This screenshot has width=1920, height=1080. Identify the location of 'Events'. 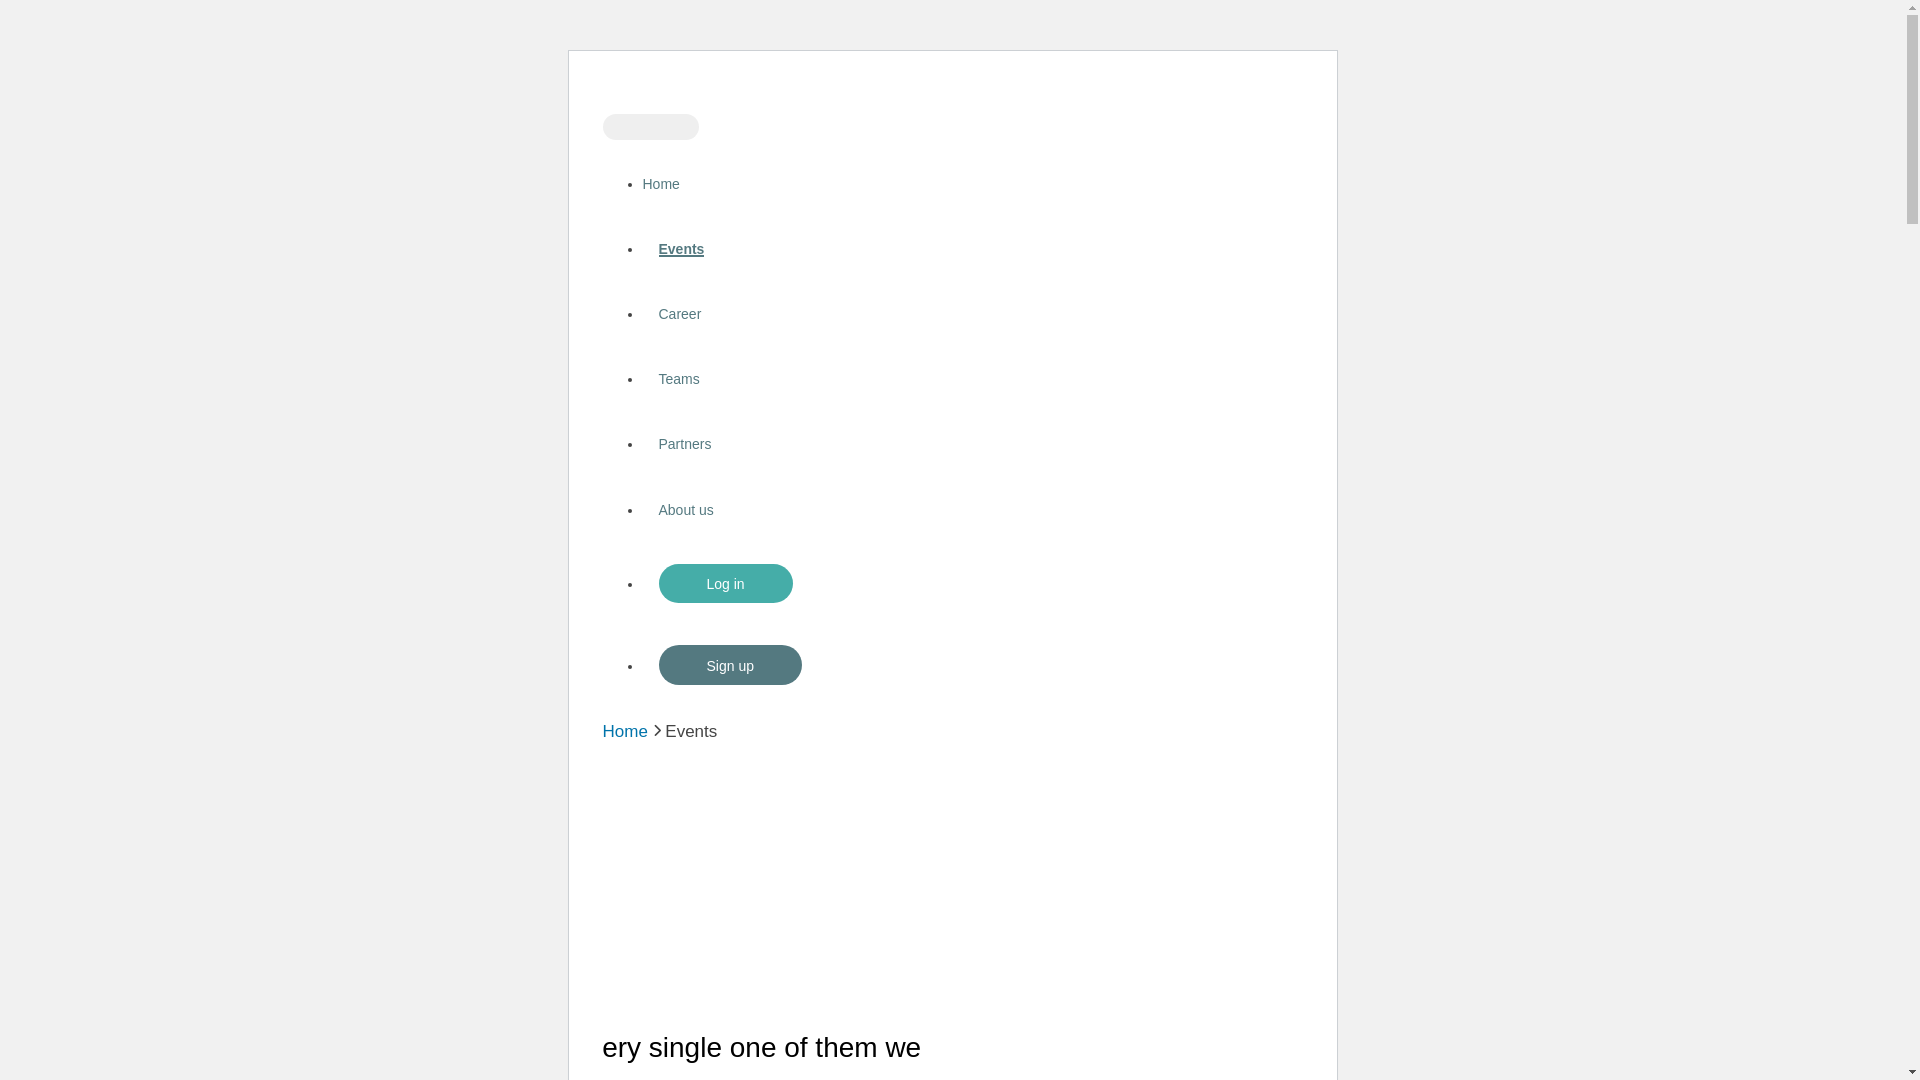
(681, 248).